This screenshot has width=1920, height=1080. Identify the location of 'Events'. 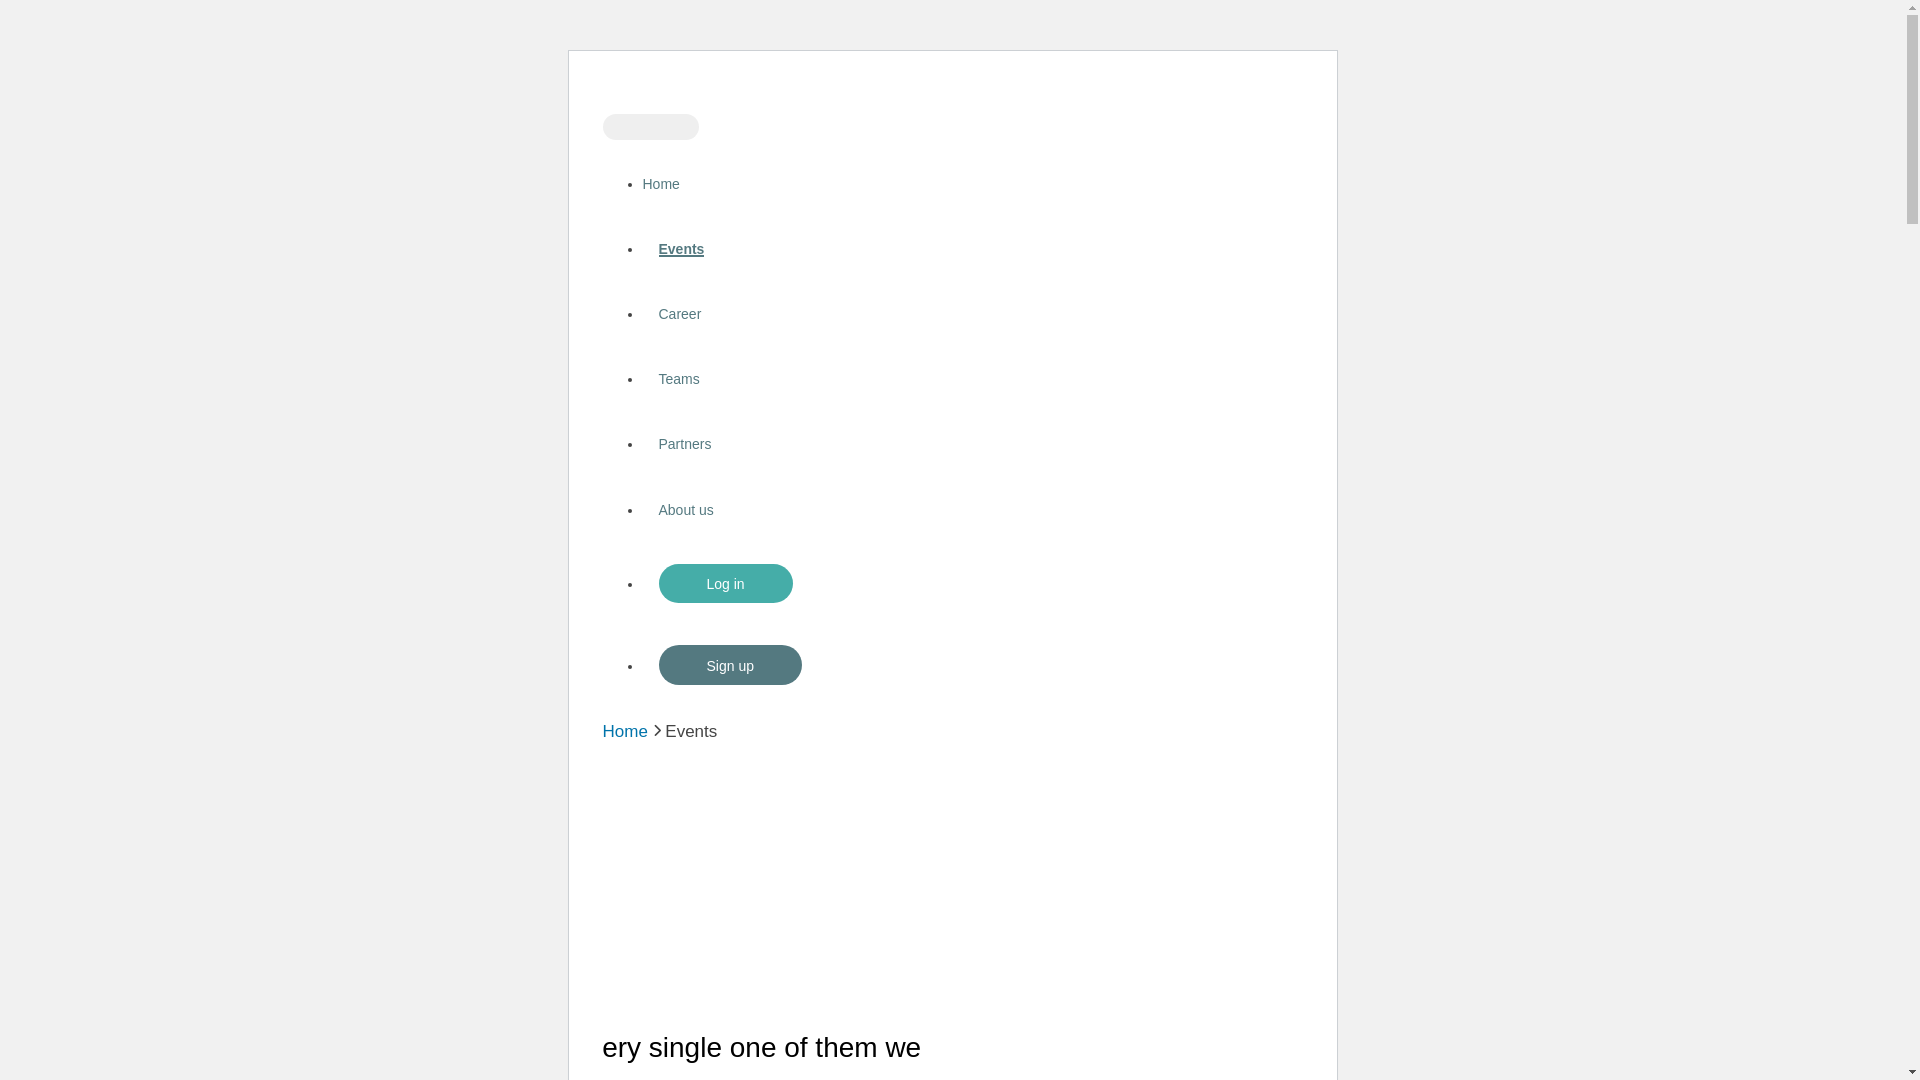
(681, 248).